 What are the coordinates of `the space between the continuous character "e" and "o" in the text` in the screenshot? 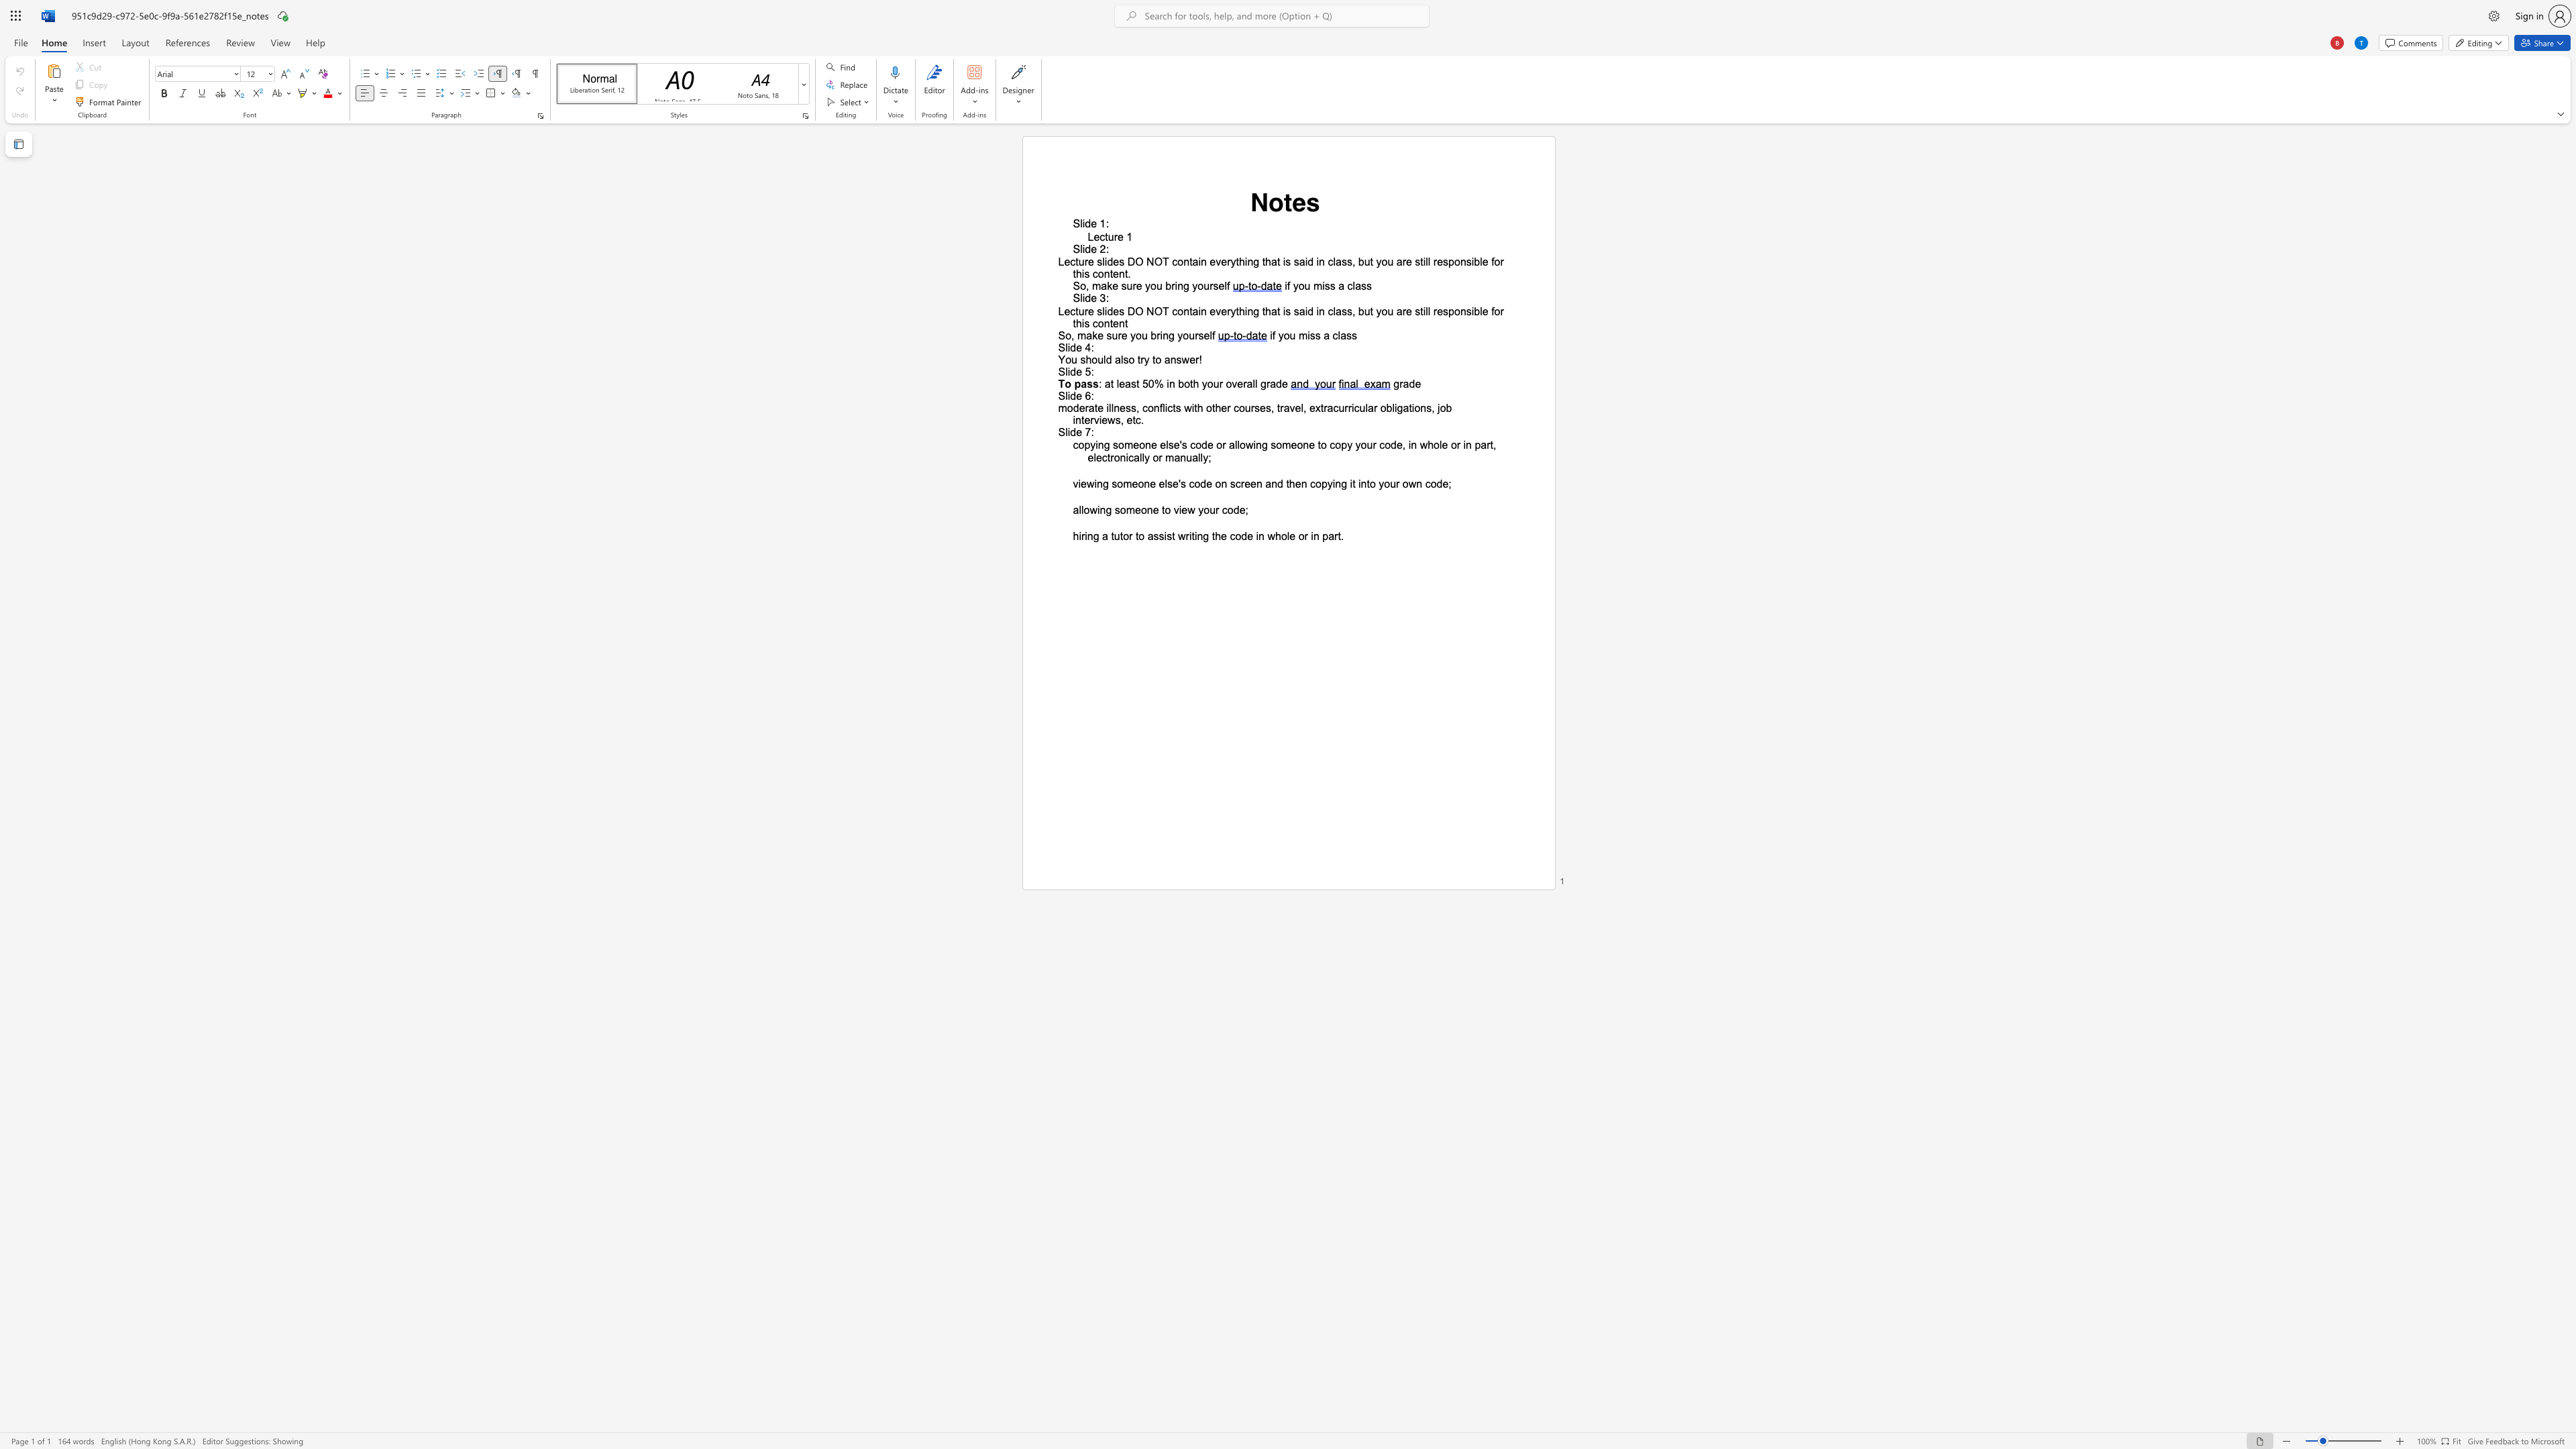 It's located at (1137, 484).